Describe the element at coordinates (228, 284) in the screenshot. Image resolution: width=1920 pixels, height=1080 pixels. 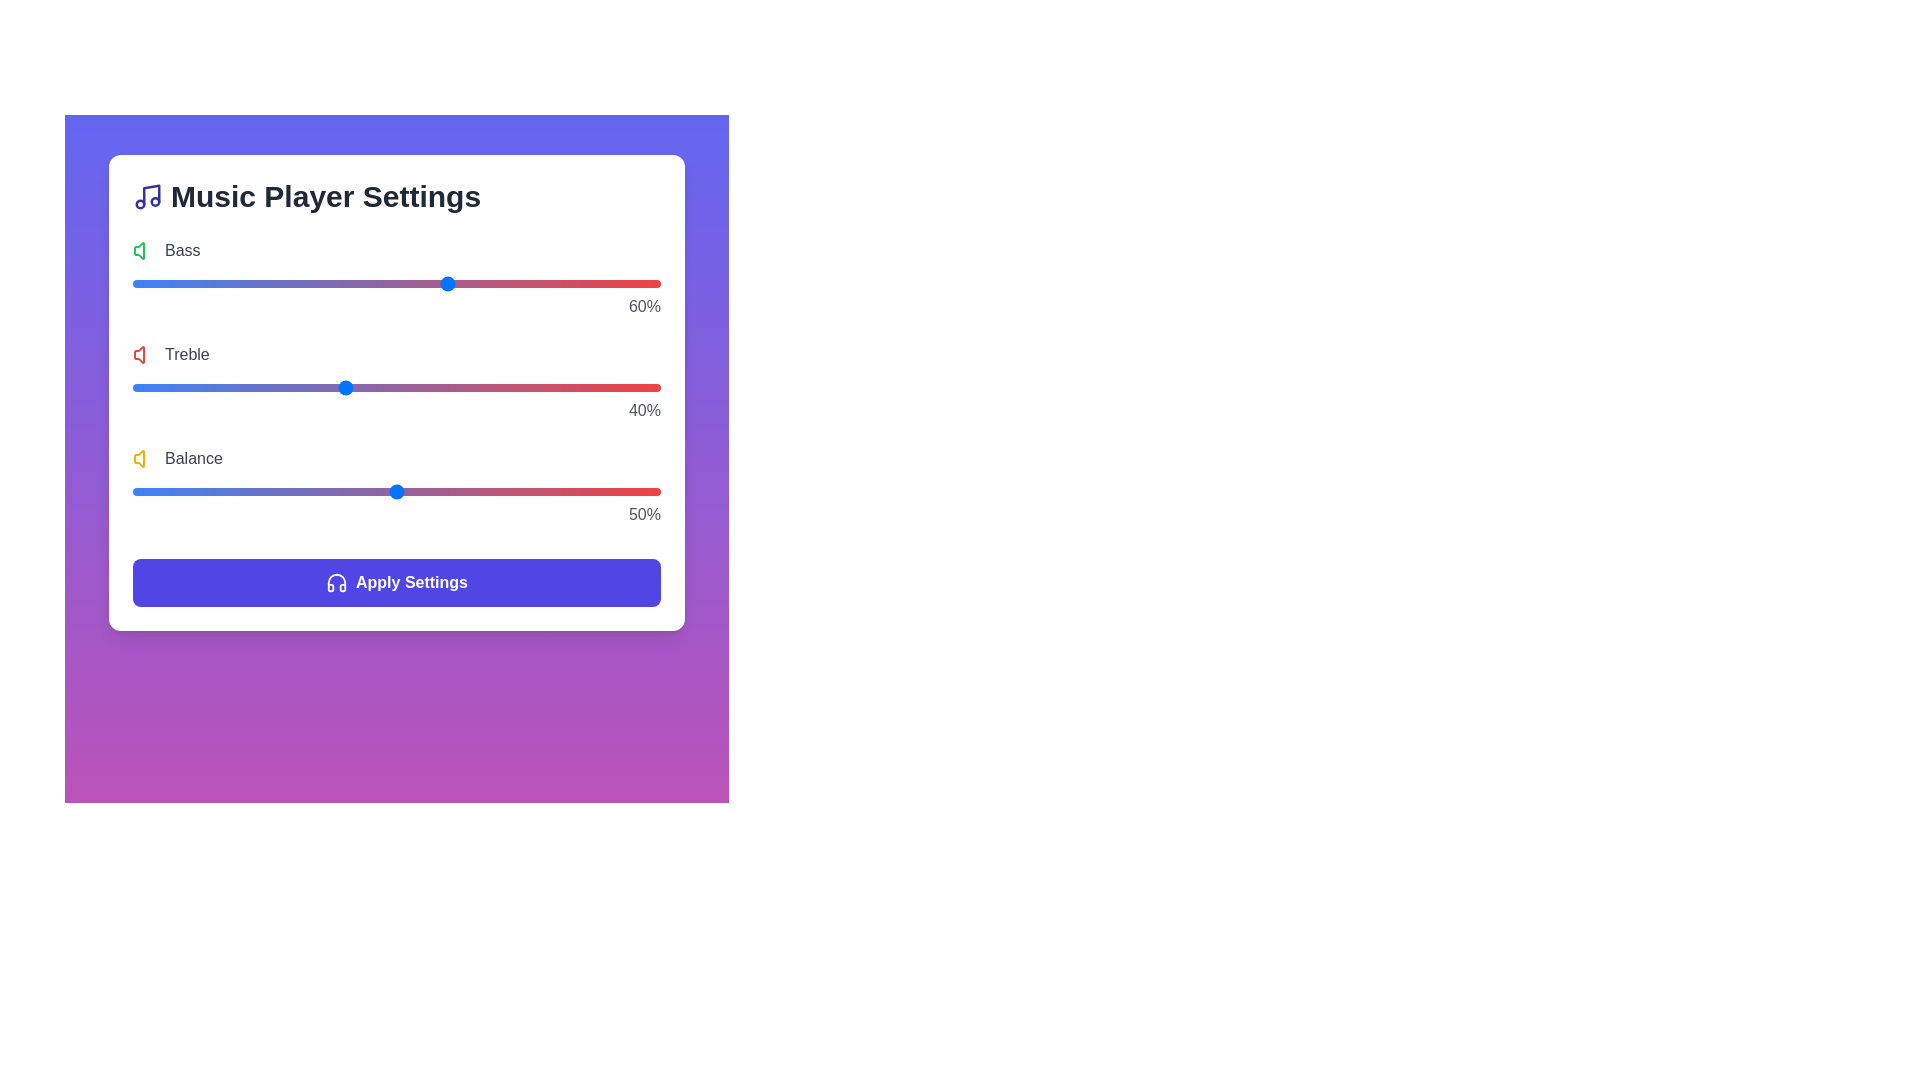
I see `the 0 slider to 18%` at that location.